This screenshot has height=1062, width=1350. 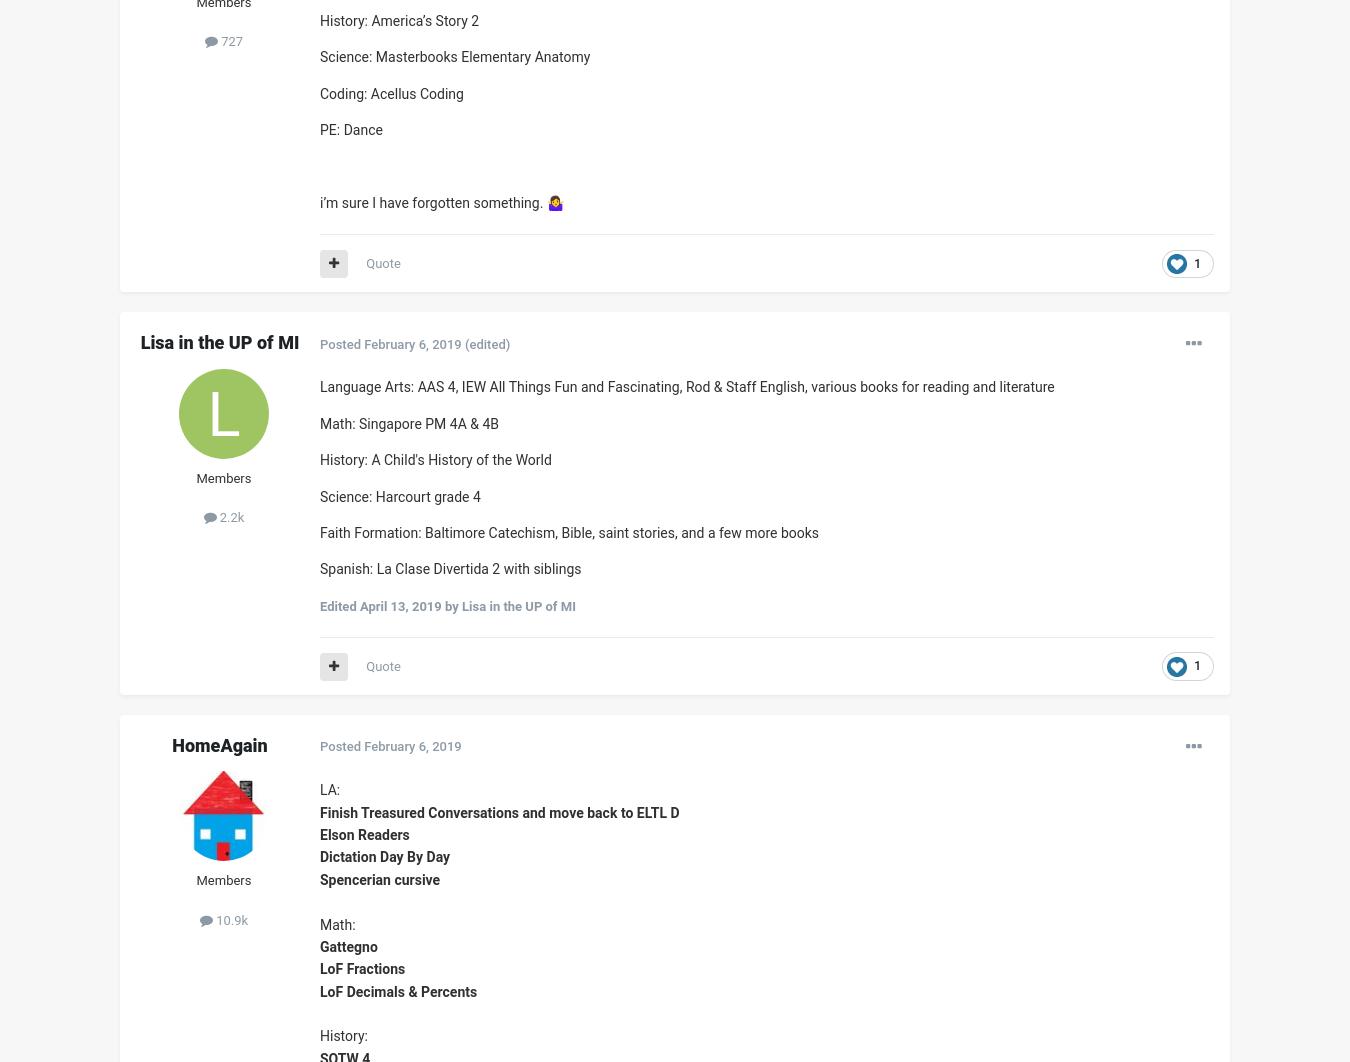 What do you see at coordinates (435, 458) in the screenshot?
I see `'History: A Child's History of the World'` at bounding box center [435, 458].